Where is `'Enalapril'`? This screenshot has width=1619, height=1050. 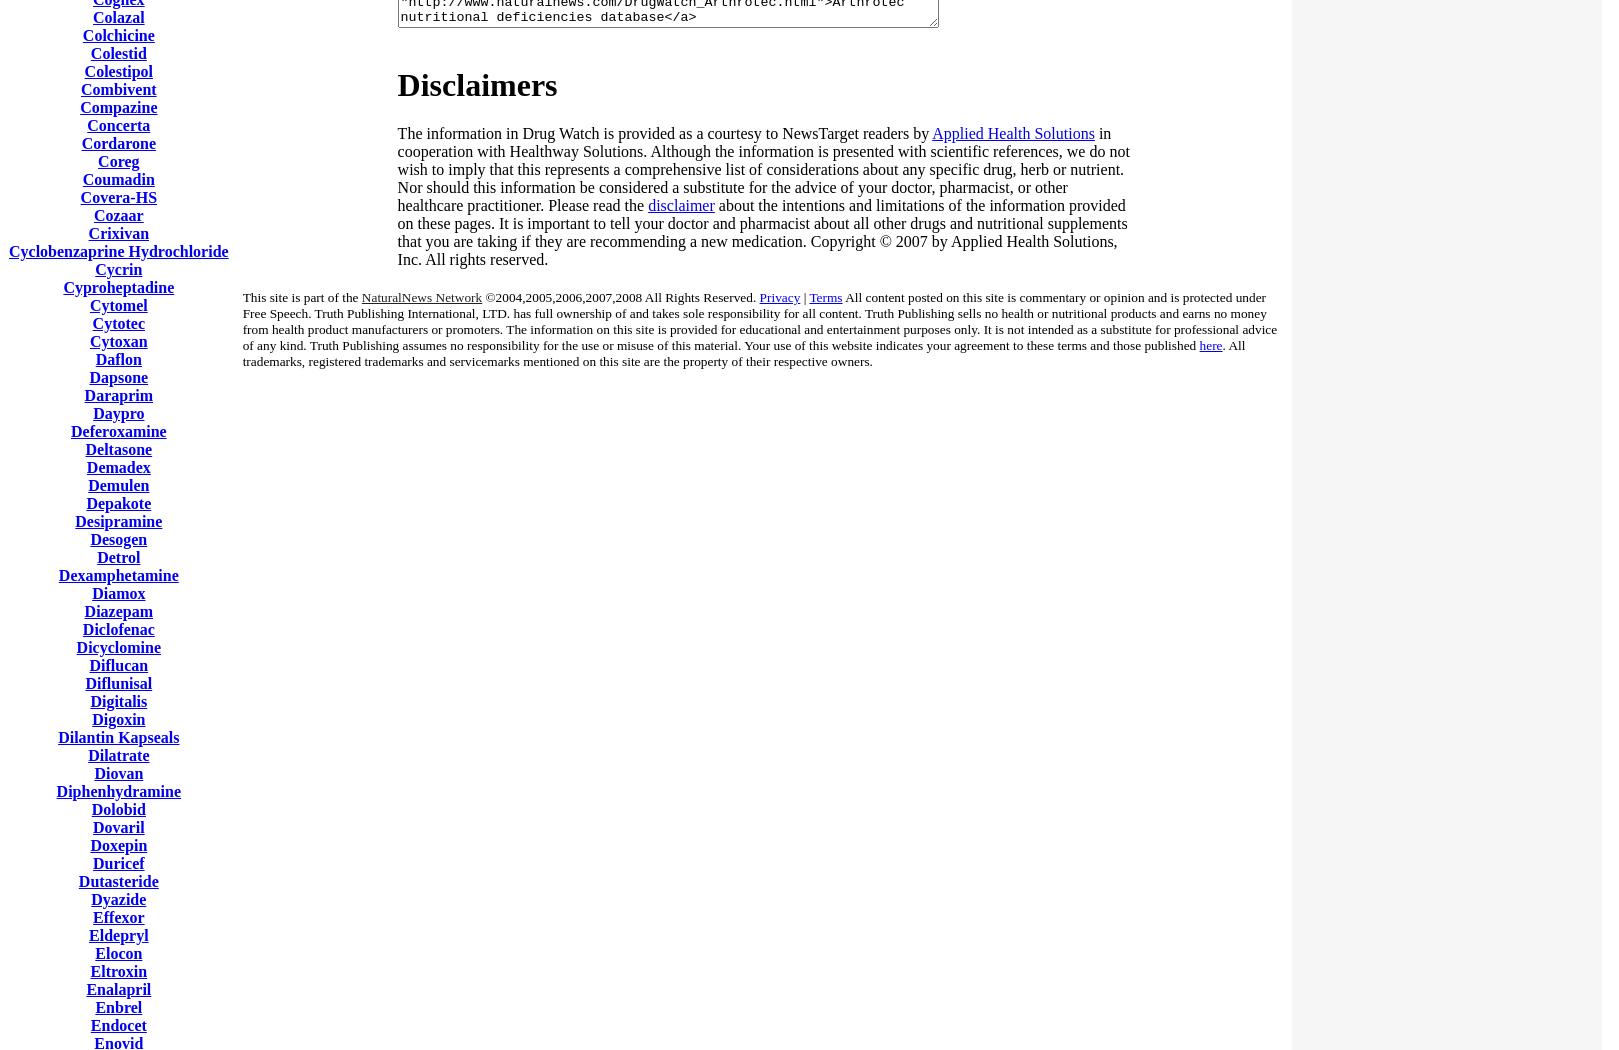
'Enalapril' is located at coordinates (118, 989).